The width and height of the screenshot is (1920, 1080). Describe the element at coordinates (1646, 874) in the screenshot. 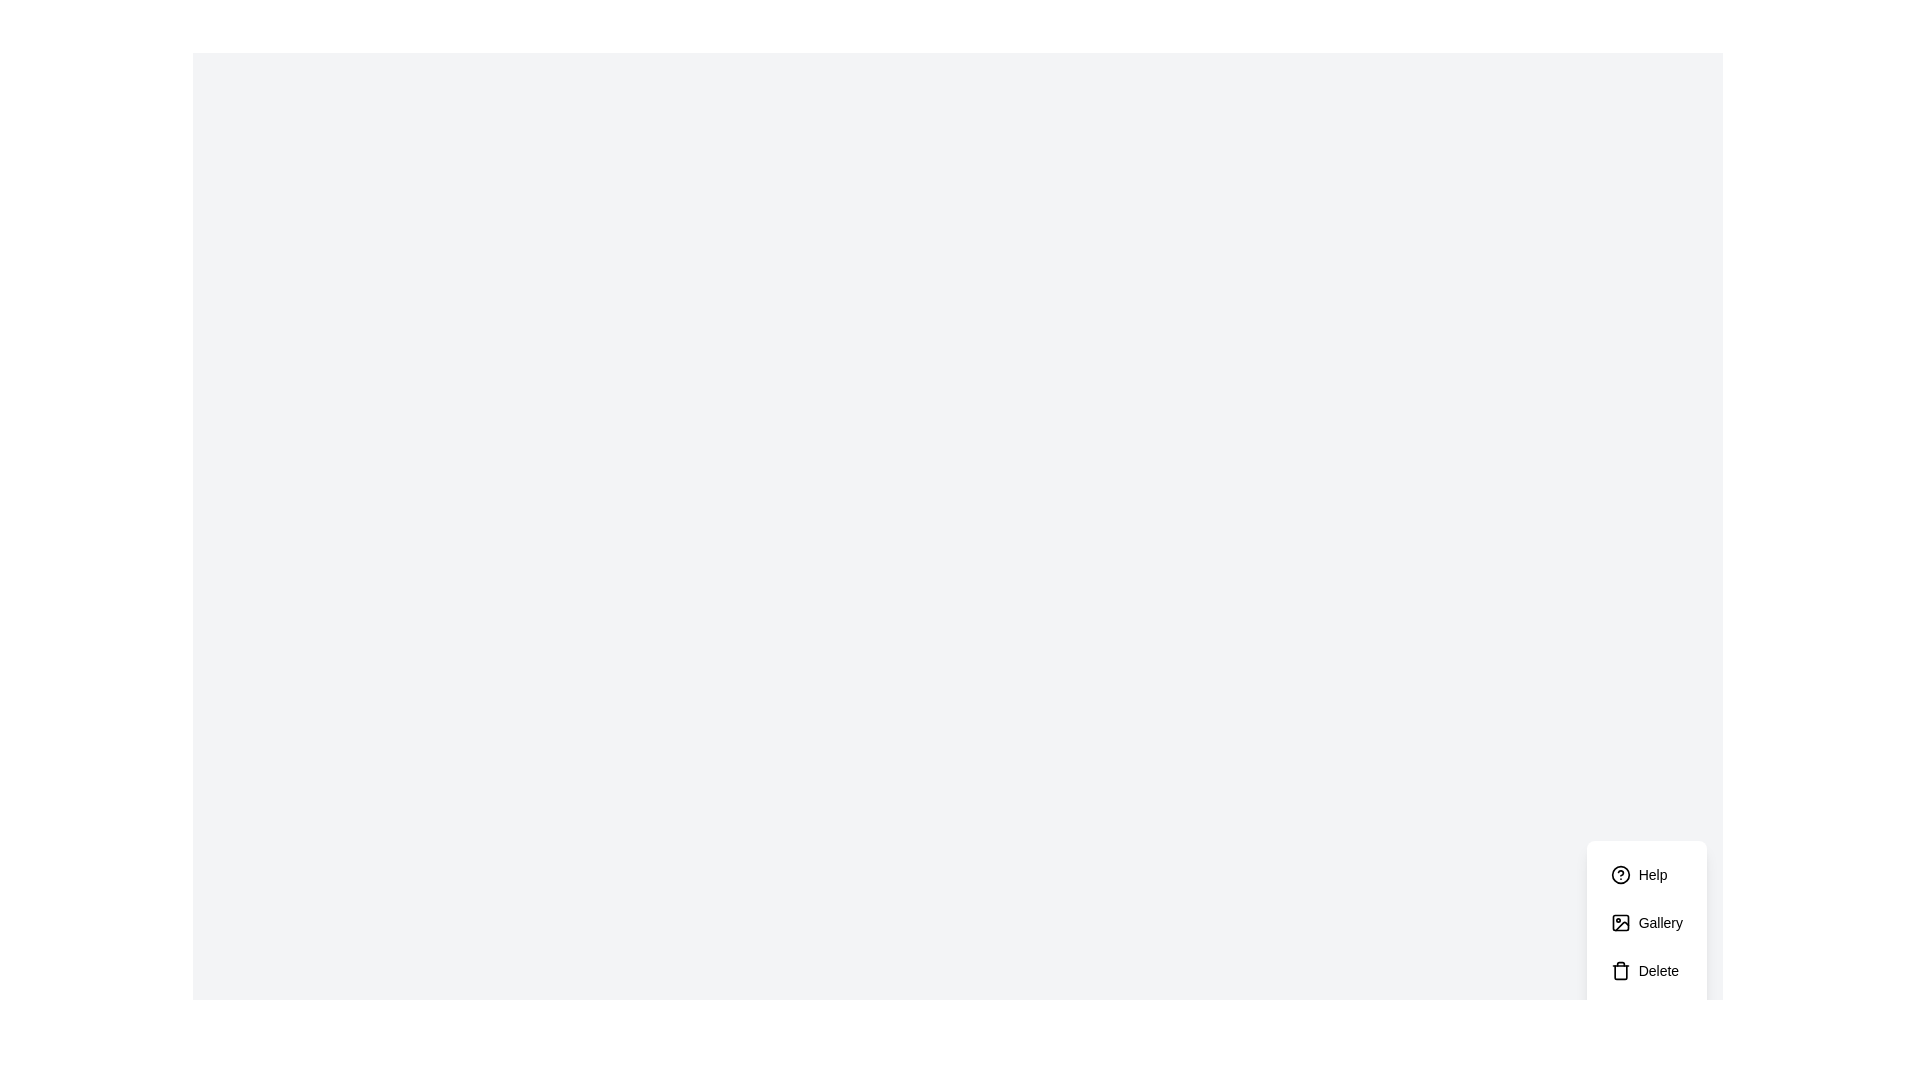

I see `the 'Help' button in the speed dial menu` at that location.